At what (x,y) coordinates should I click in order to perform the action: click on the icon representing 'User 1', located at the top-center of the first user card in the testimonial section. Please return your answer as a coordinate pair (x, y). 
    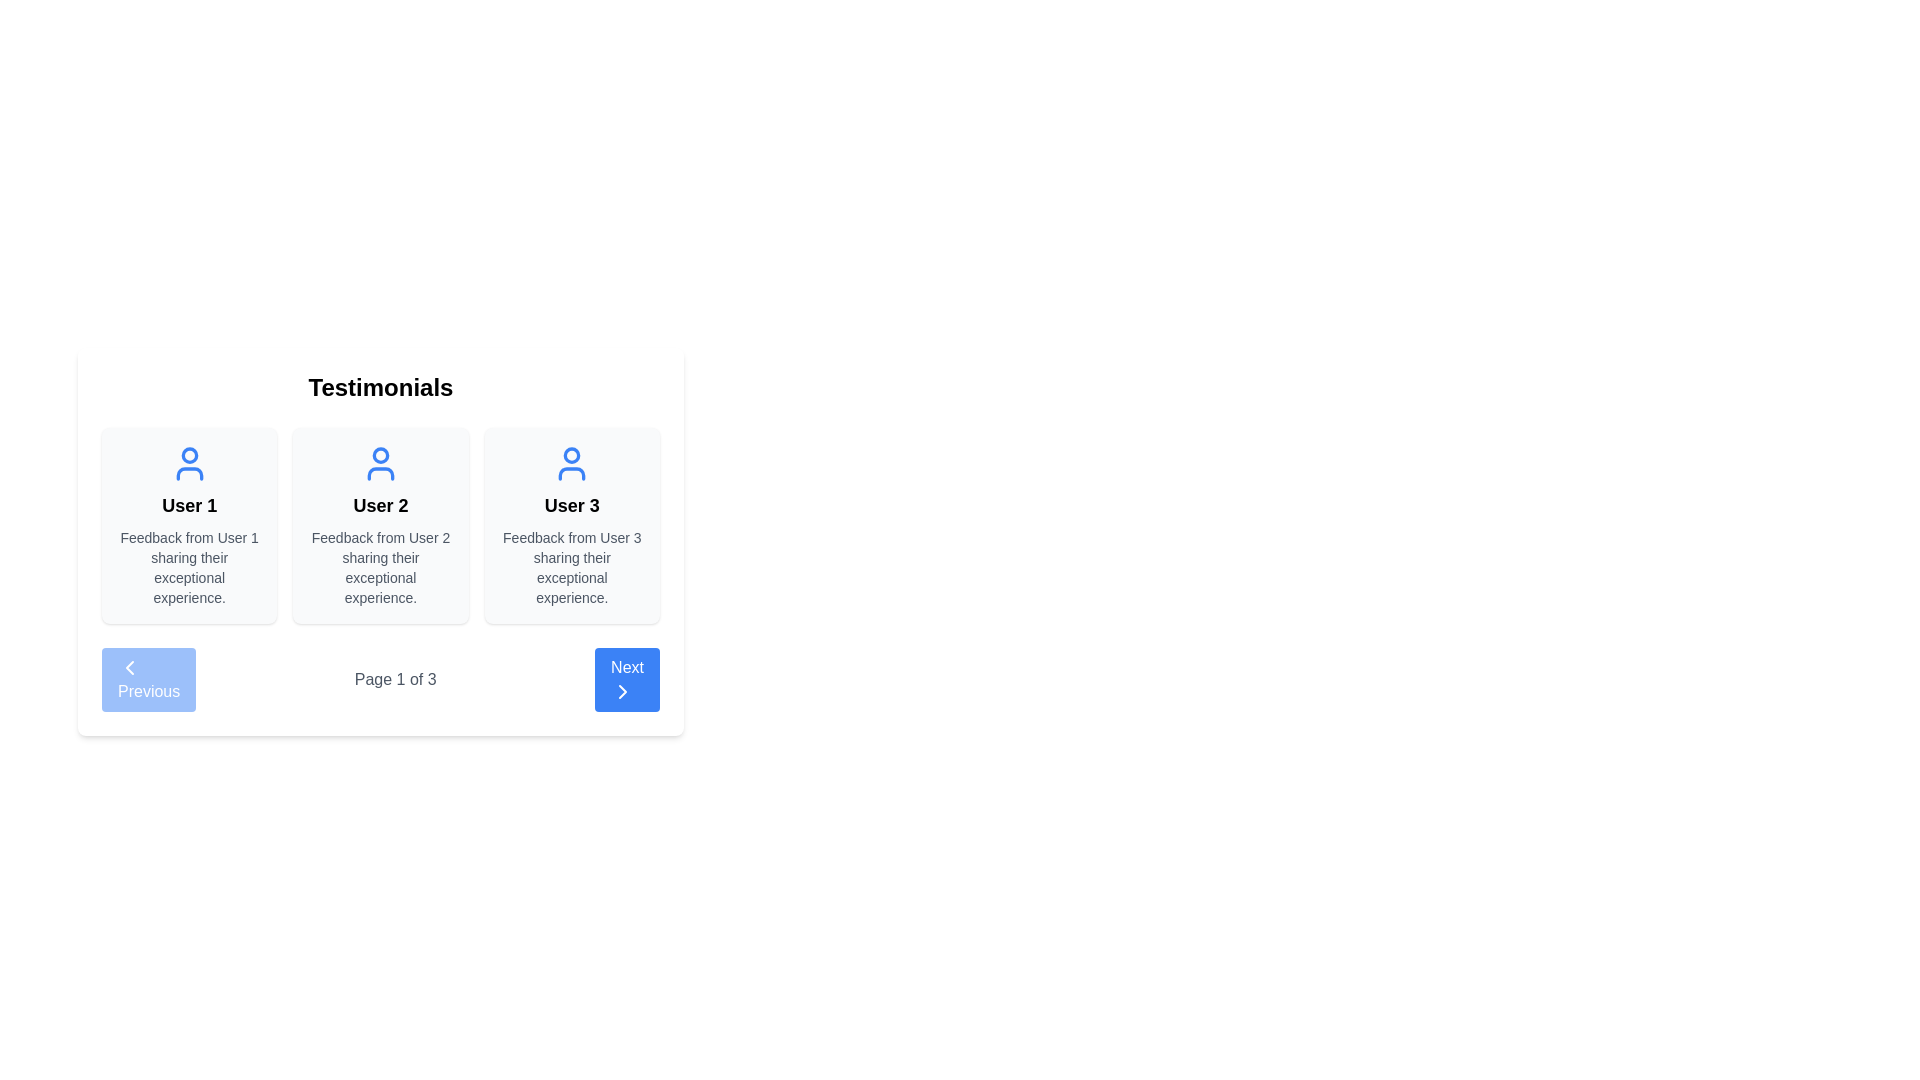
    Looking at the image, I should click on (189, 463).